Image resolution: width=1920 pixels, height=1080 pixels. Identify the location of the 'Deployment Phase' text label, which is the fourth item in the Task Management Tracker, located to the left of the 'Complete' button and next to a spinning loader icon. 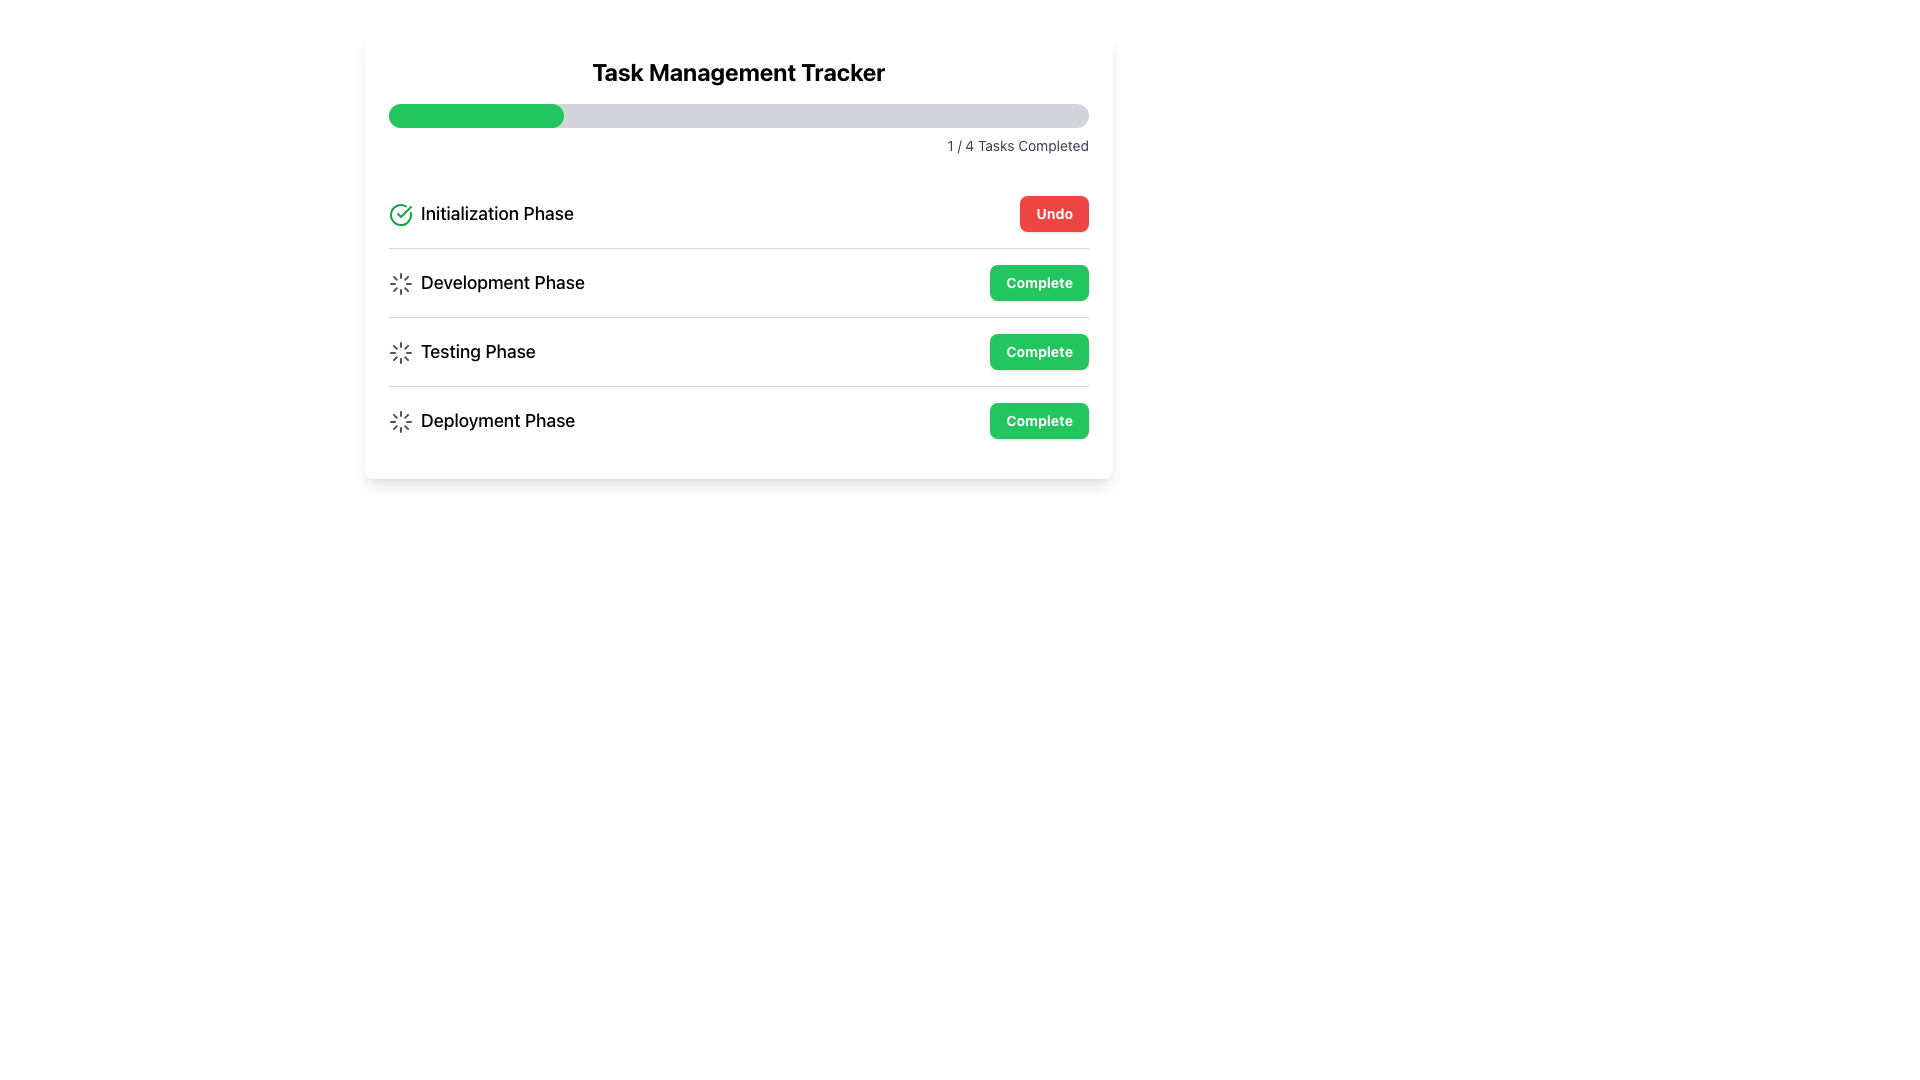
(482, 419).